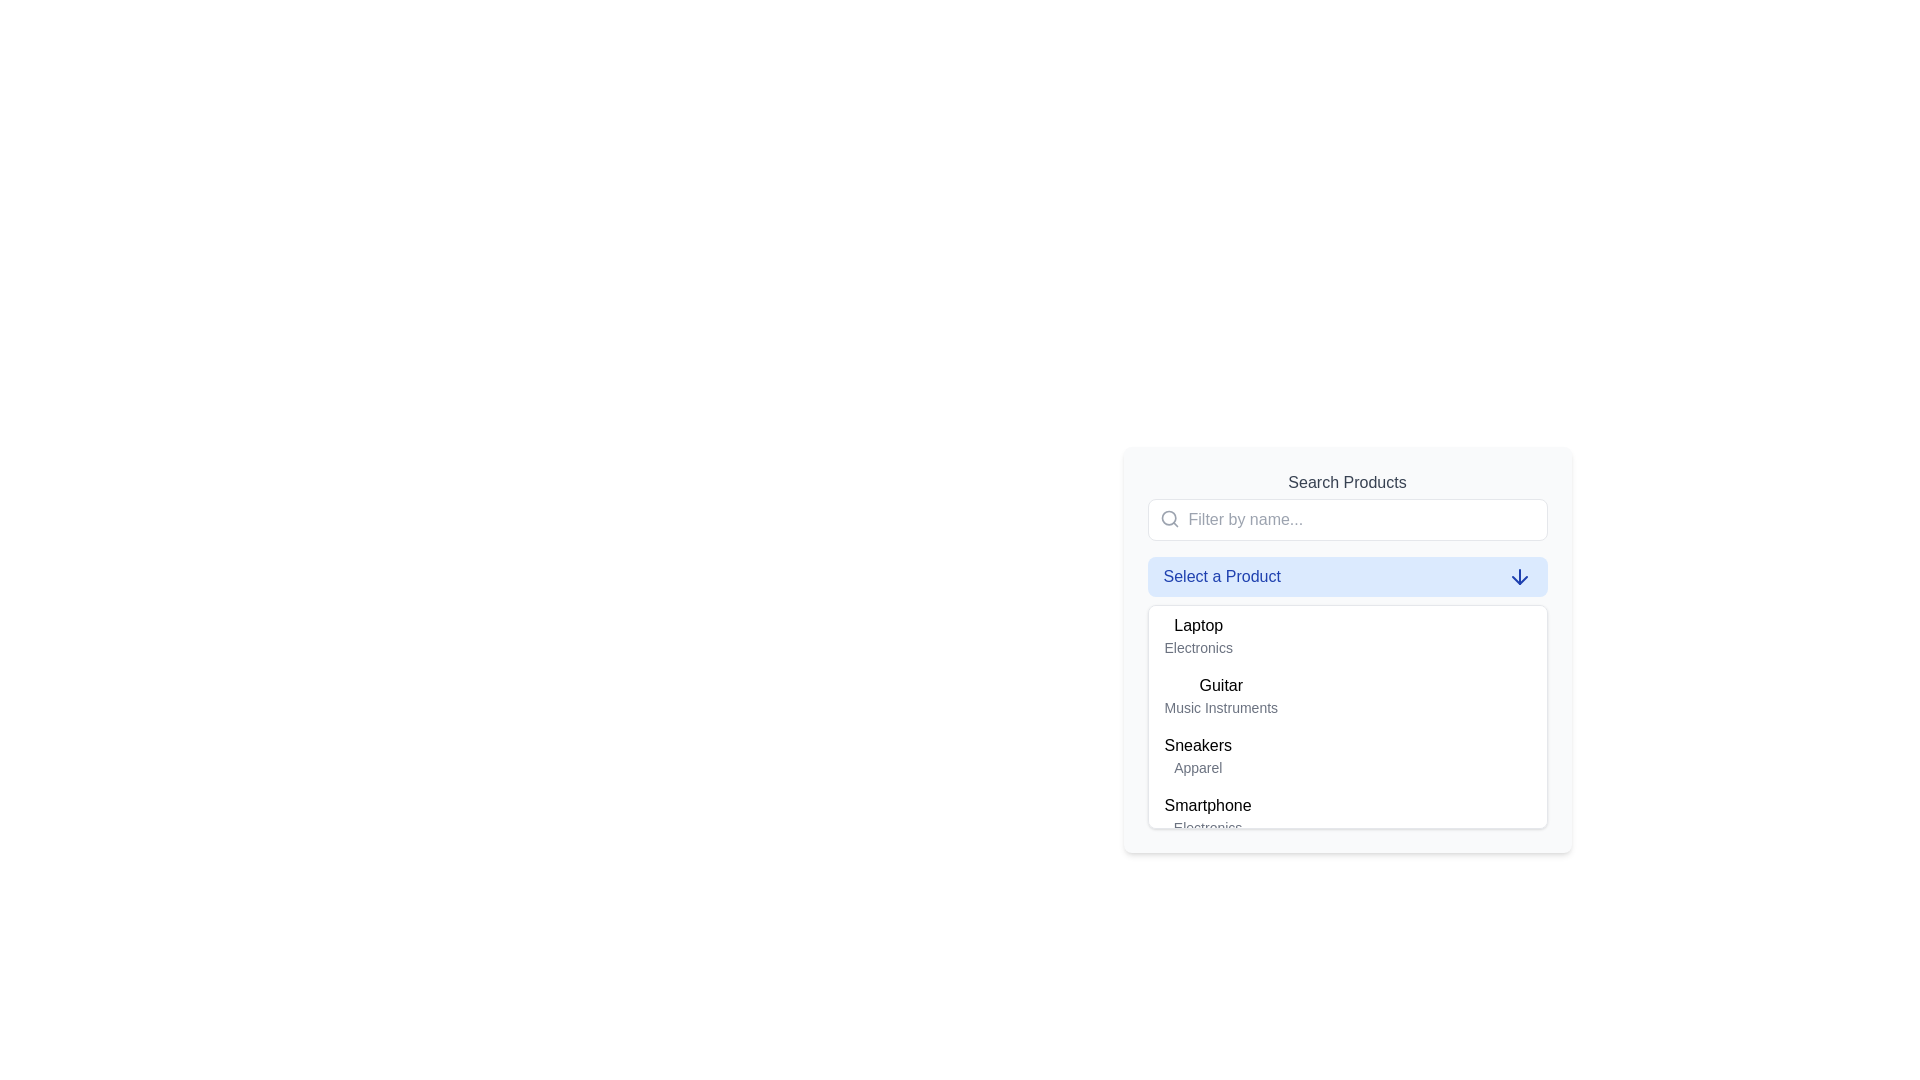 The image size is (1920, 1080). What do you see at coordinates (1220, 707) in the screenshot?
I see `text label 'Music Instruments' located in the dropdown menu beneath 'Guitar' for additional information` at bounding box center [1220, 707].